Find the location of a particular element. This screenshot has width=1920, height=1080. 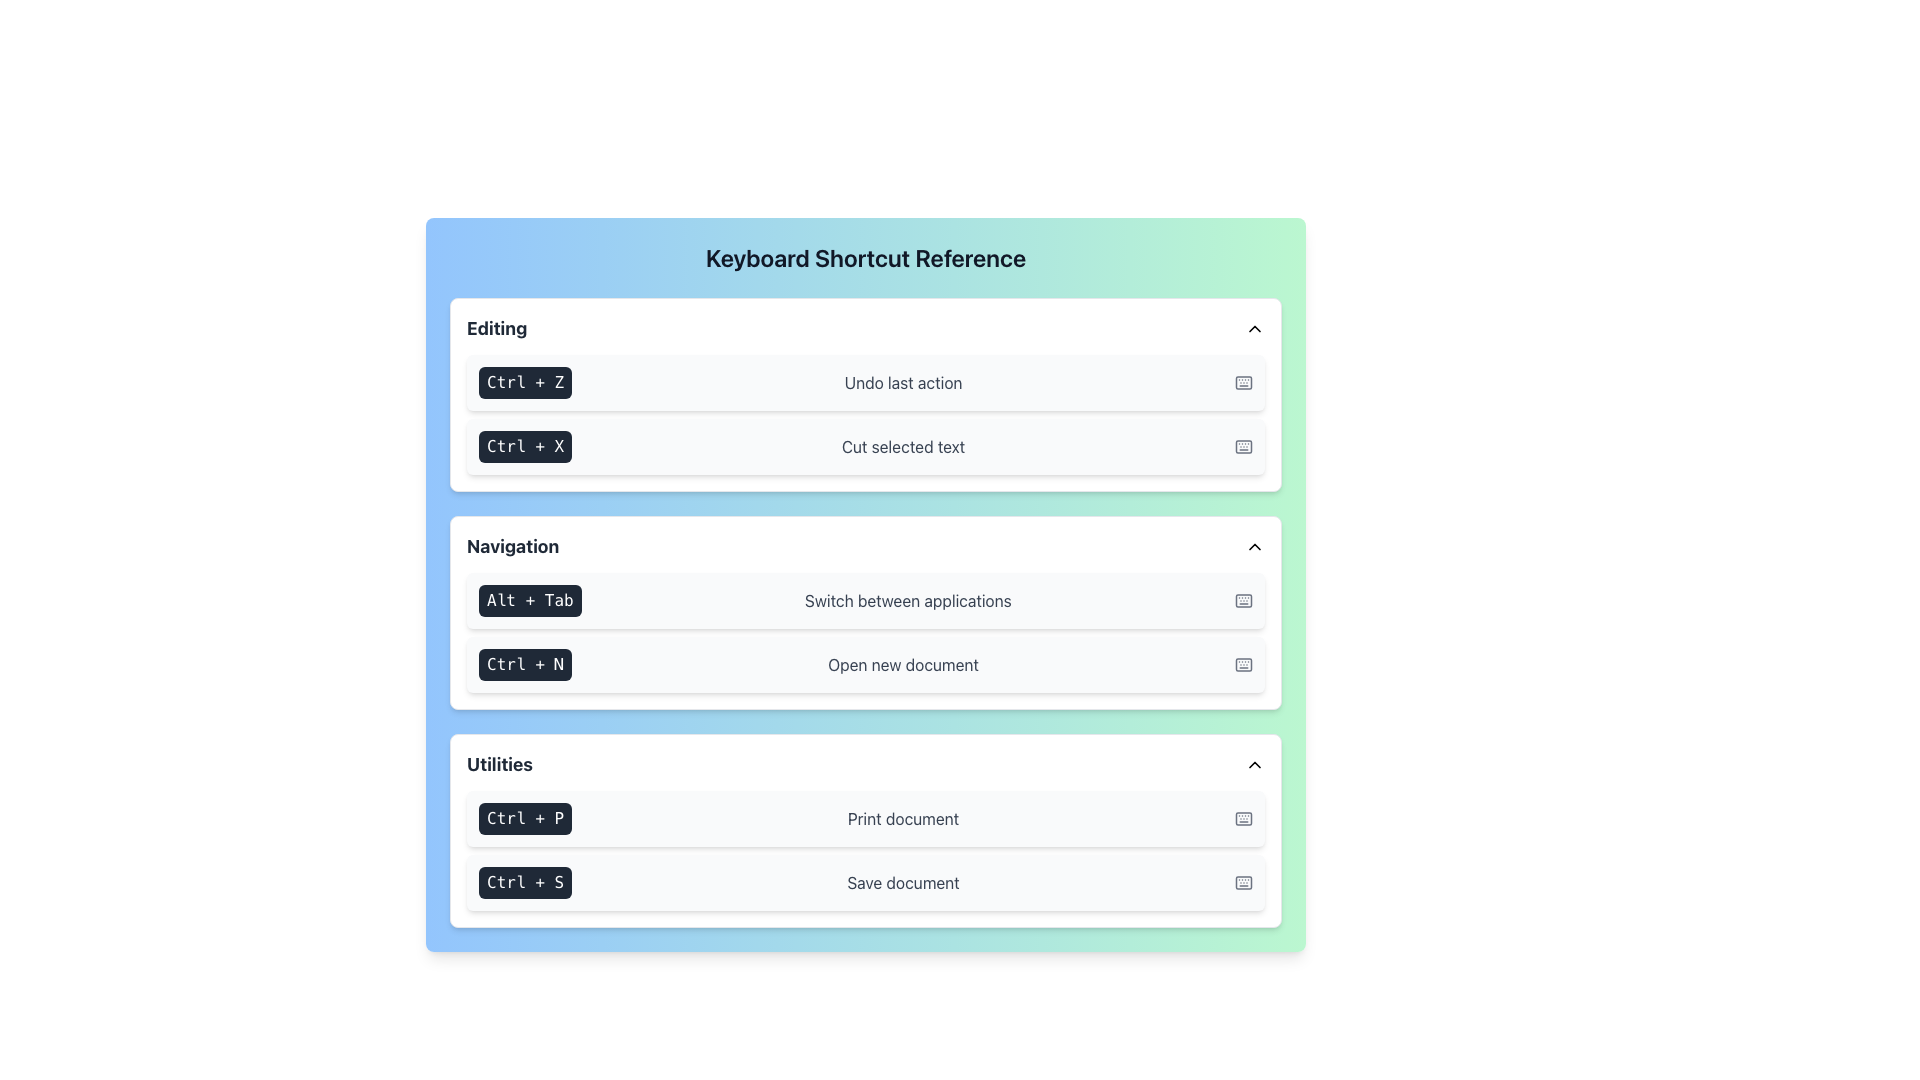

the text label displaying 'Cut selected text' which is positioned between the shortcut label 'Ctrl + X' and a keyboard icon in the 'Editing' section of the 'Keyboard Shortcut Reference' interface is located at coordinates (902, 446).